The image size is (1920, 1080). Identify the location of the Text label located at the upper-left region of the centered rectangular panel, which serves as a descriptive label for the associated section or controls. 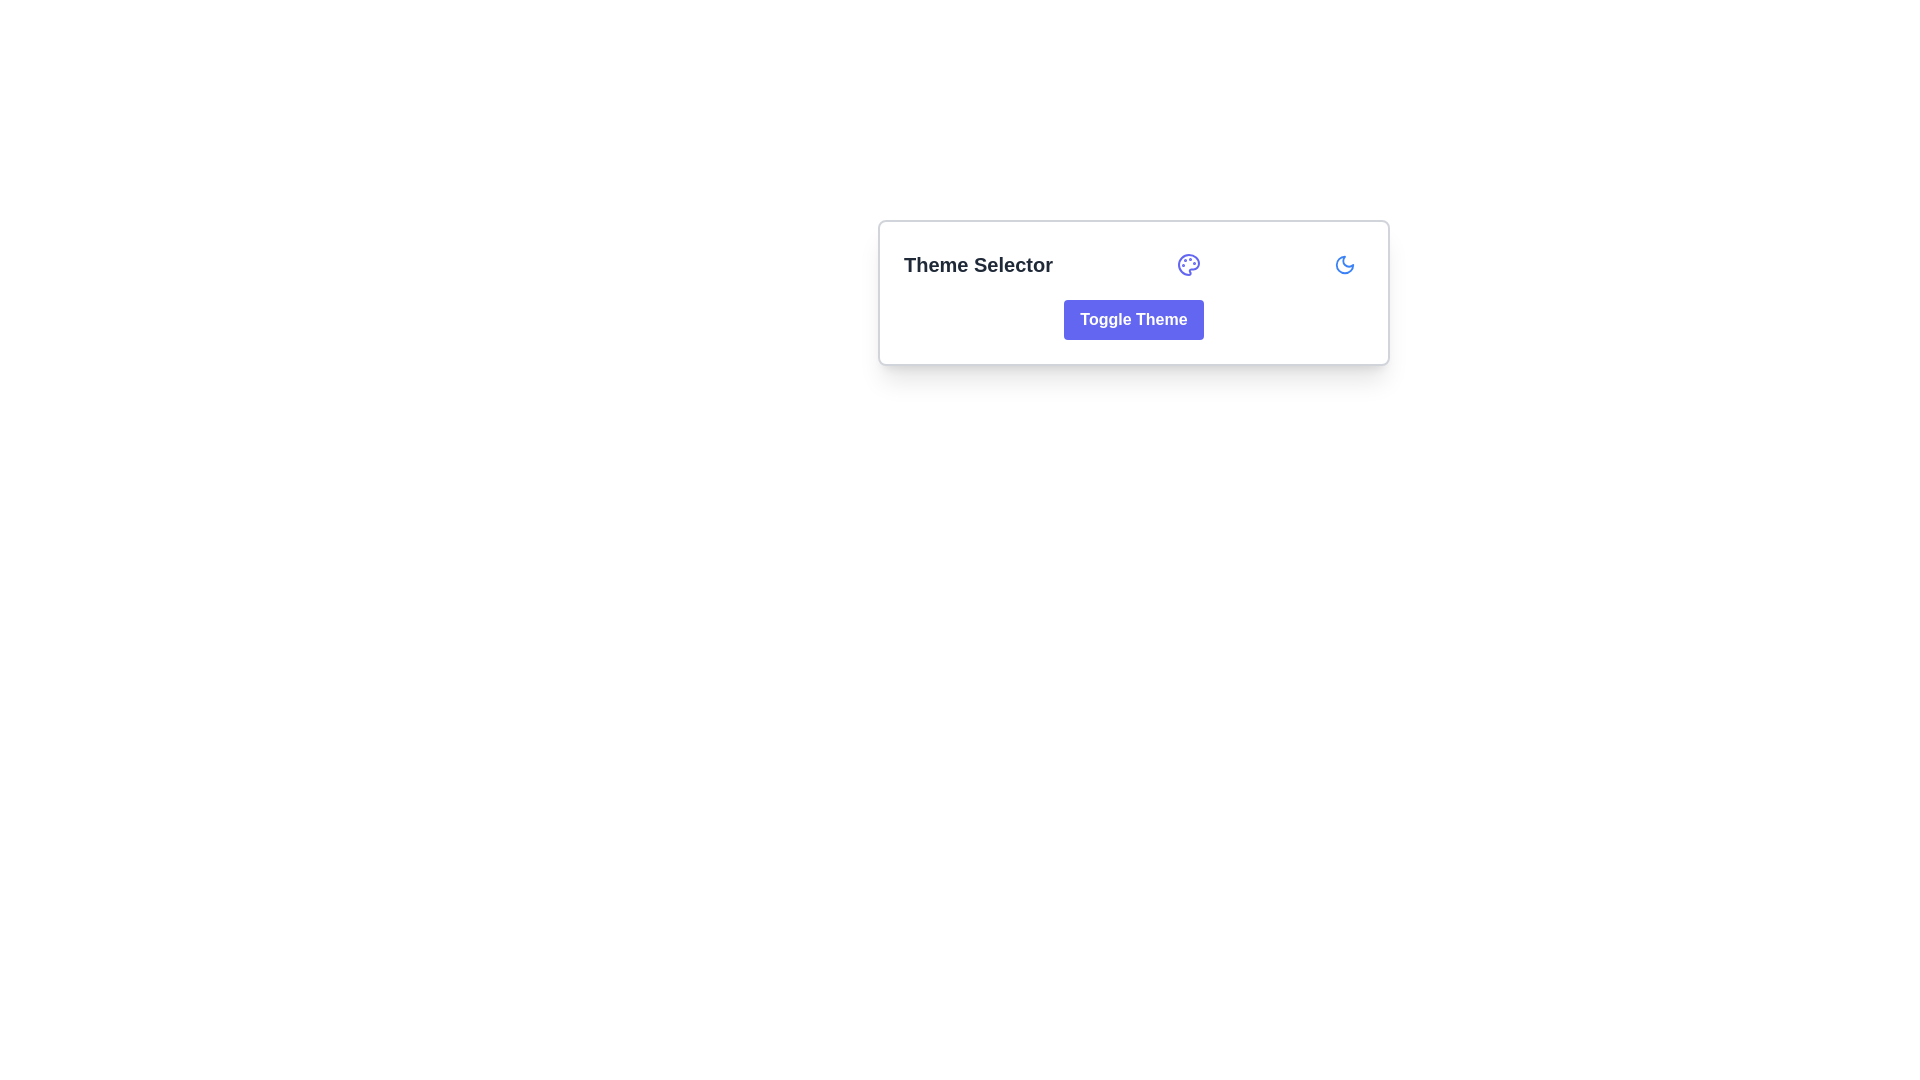
(978, 264).